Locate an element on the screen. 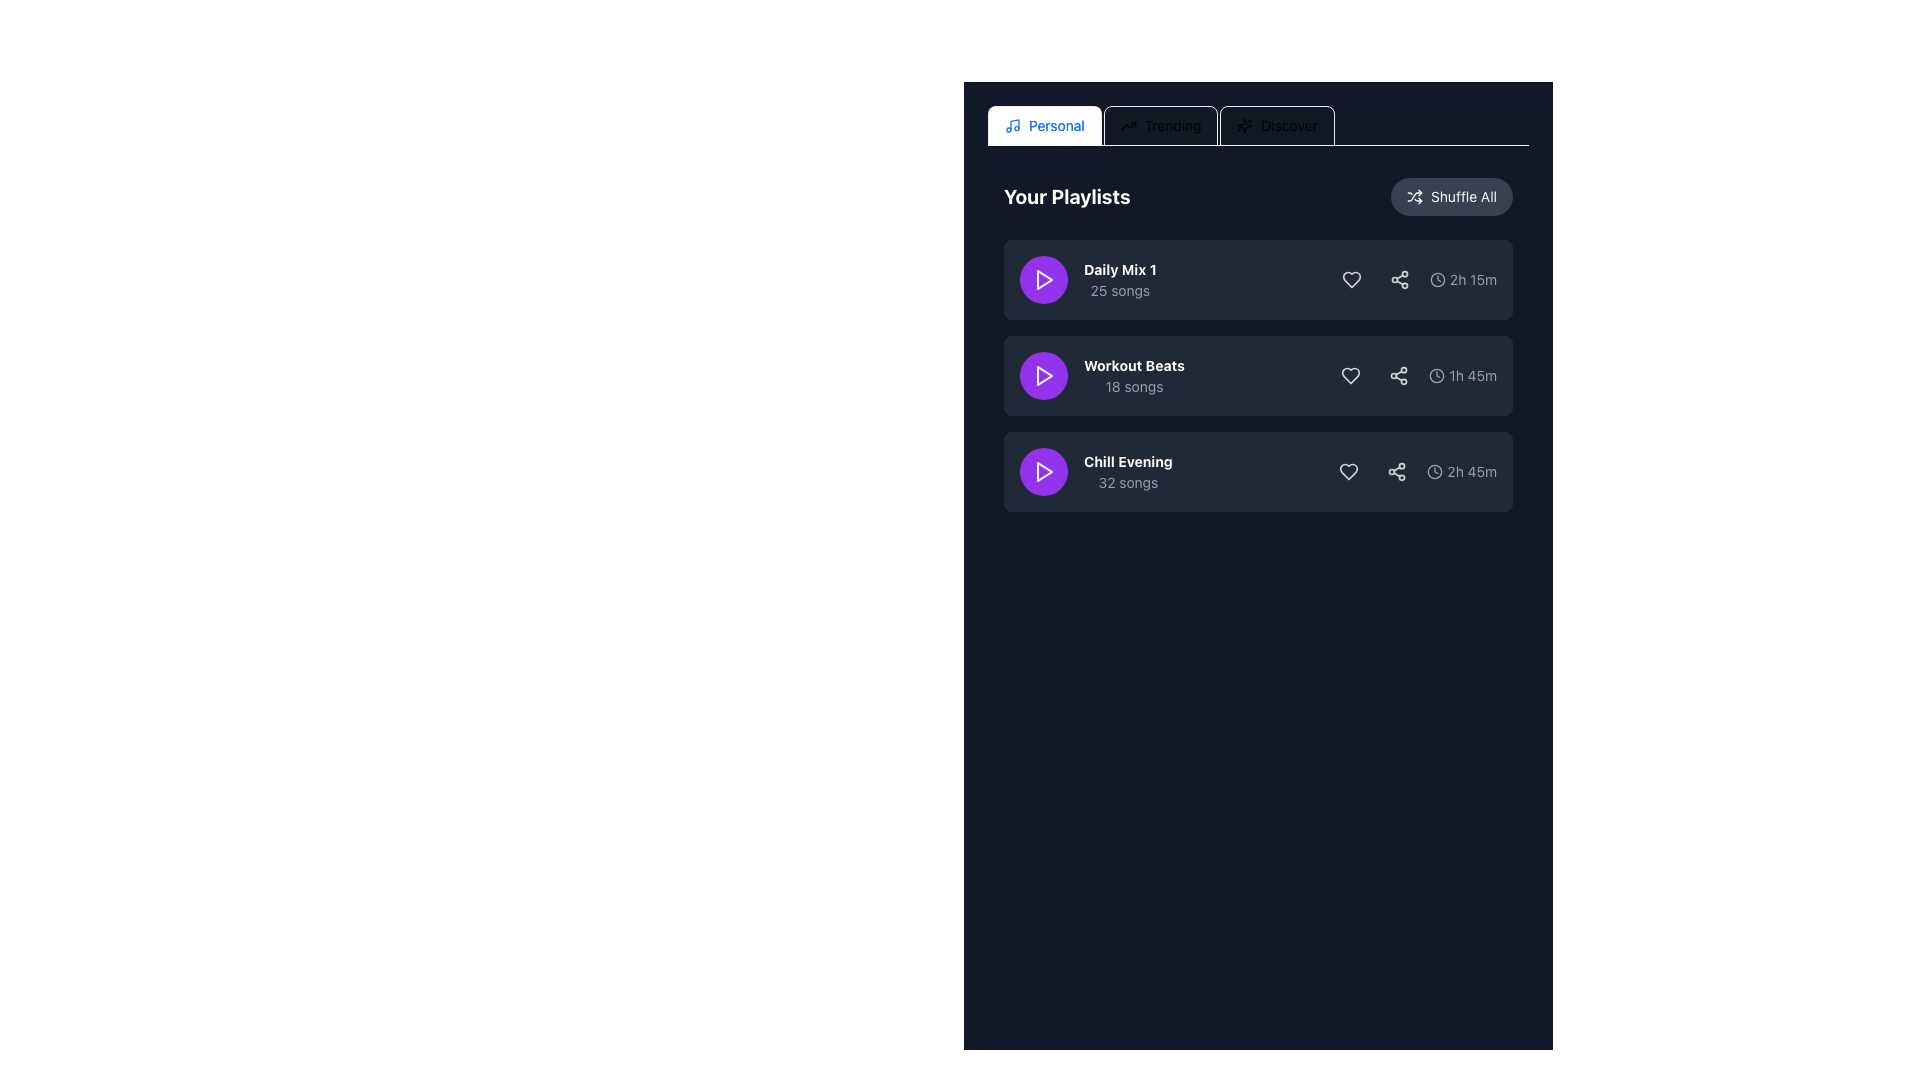  the 'like' button for the playlist item 'Daily Mix 1' is located at coordinates (1351, 280).